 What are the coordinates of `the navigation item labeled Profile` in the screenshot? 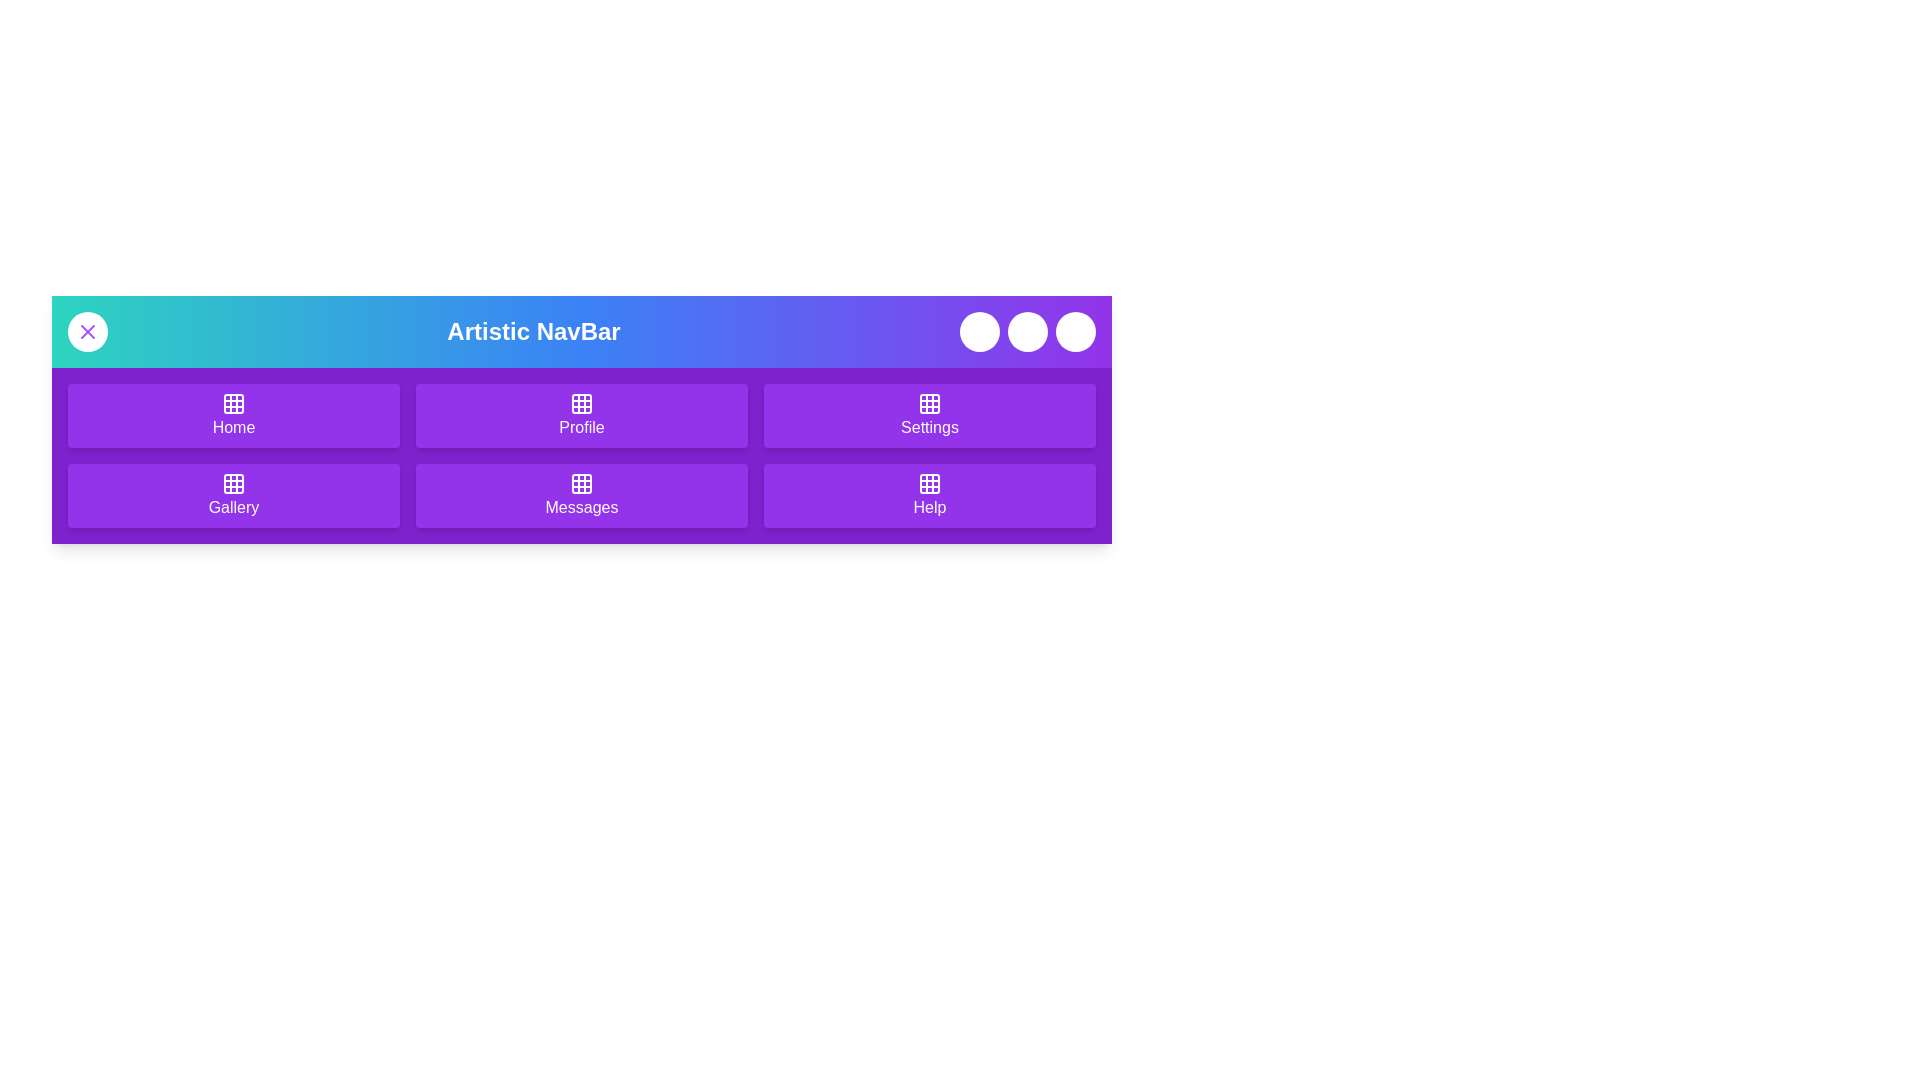 It's located at (580, 415).